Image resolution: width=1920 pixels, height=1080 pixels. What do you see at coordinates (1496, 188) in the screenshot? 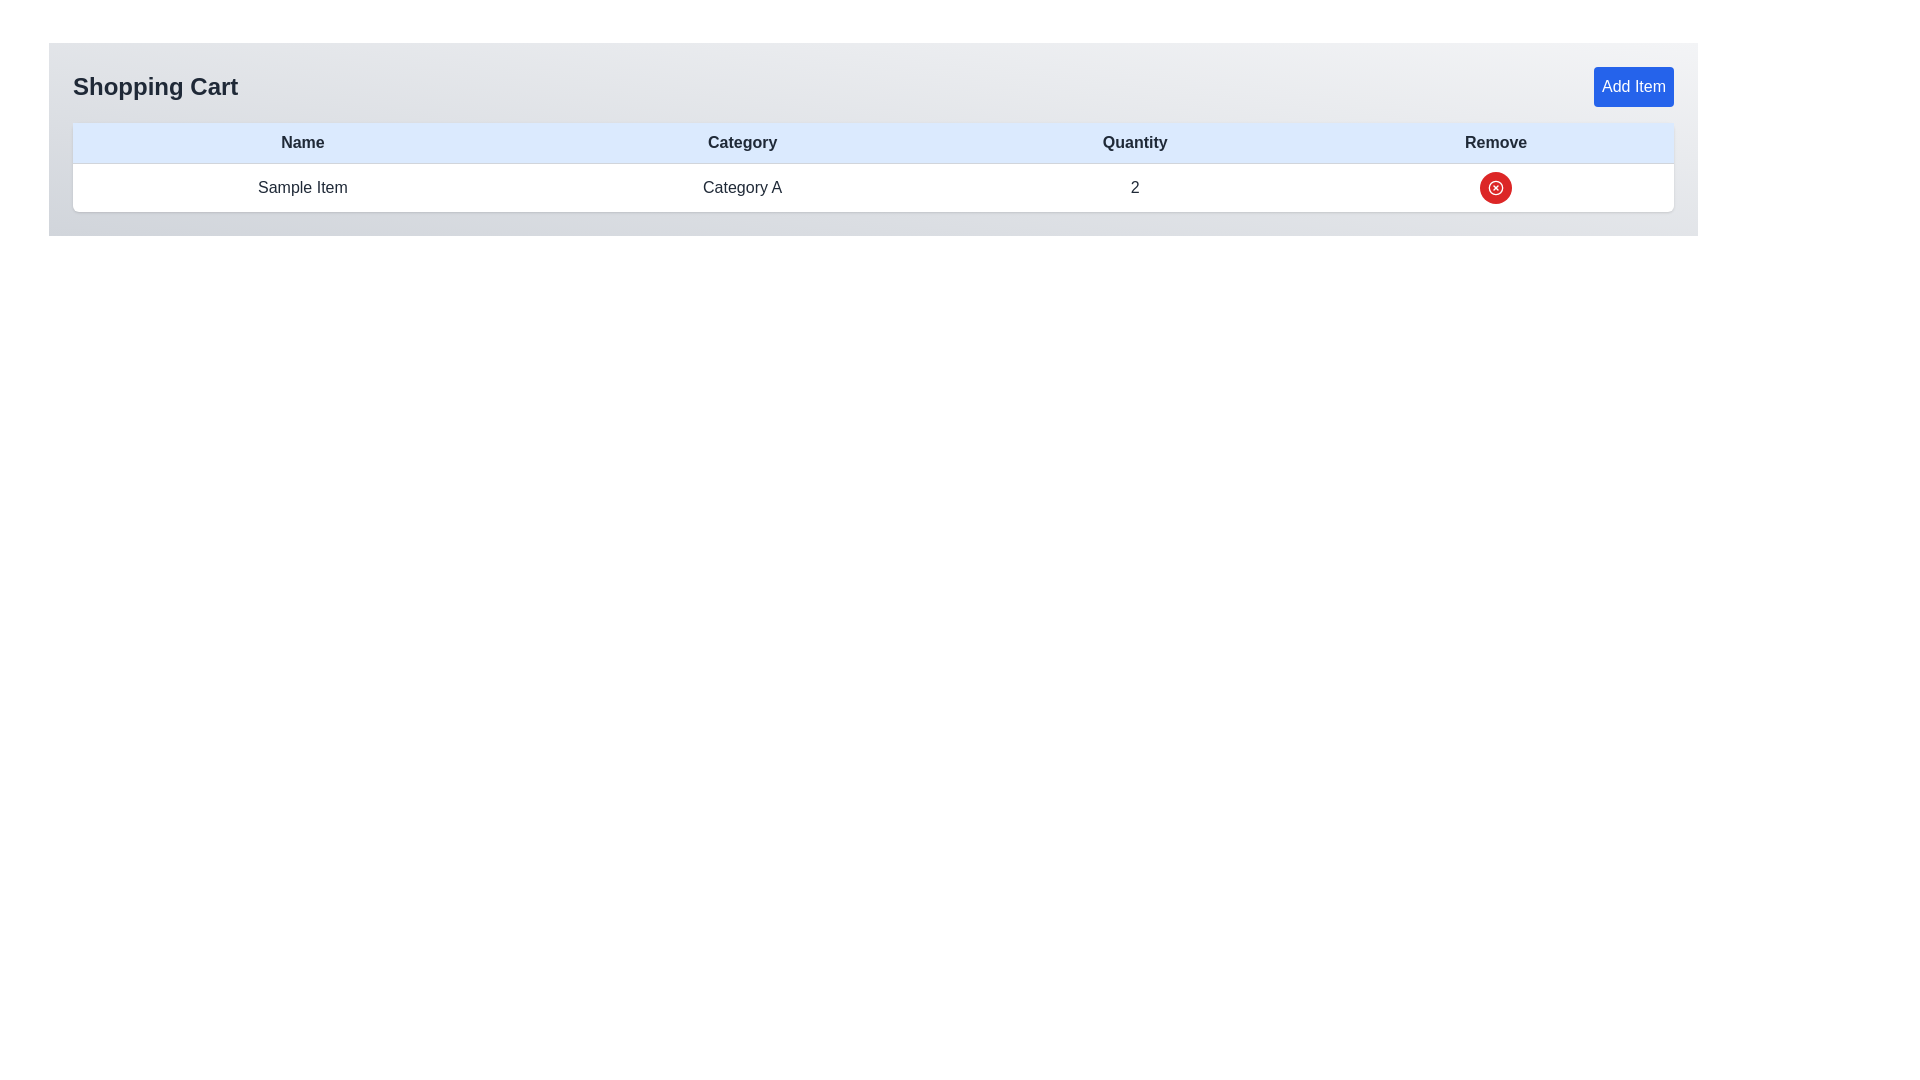
I see `the circular red button with a white X icon located in the last column under the 'Remove' header` at bounding box center [1496, 188].